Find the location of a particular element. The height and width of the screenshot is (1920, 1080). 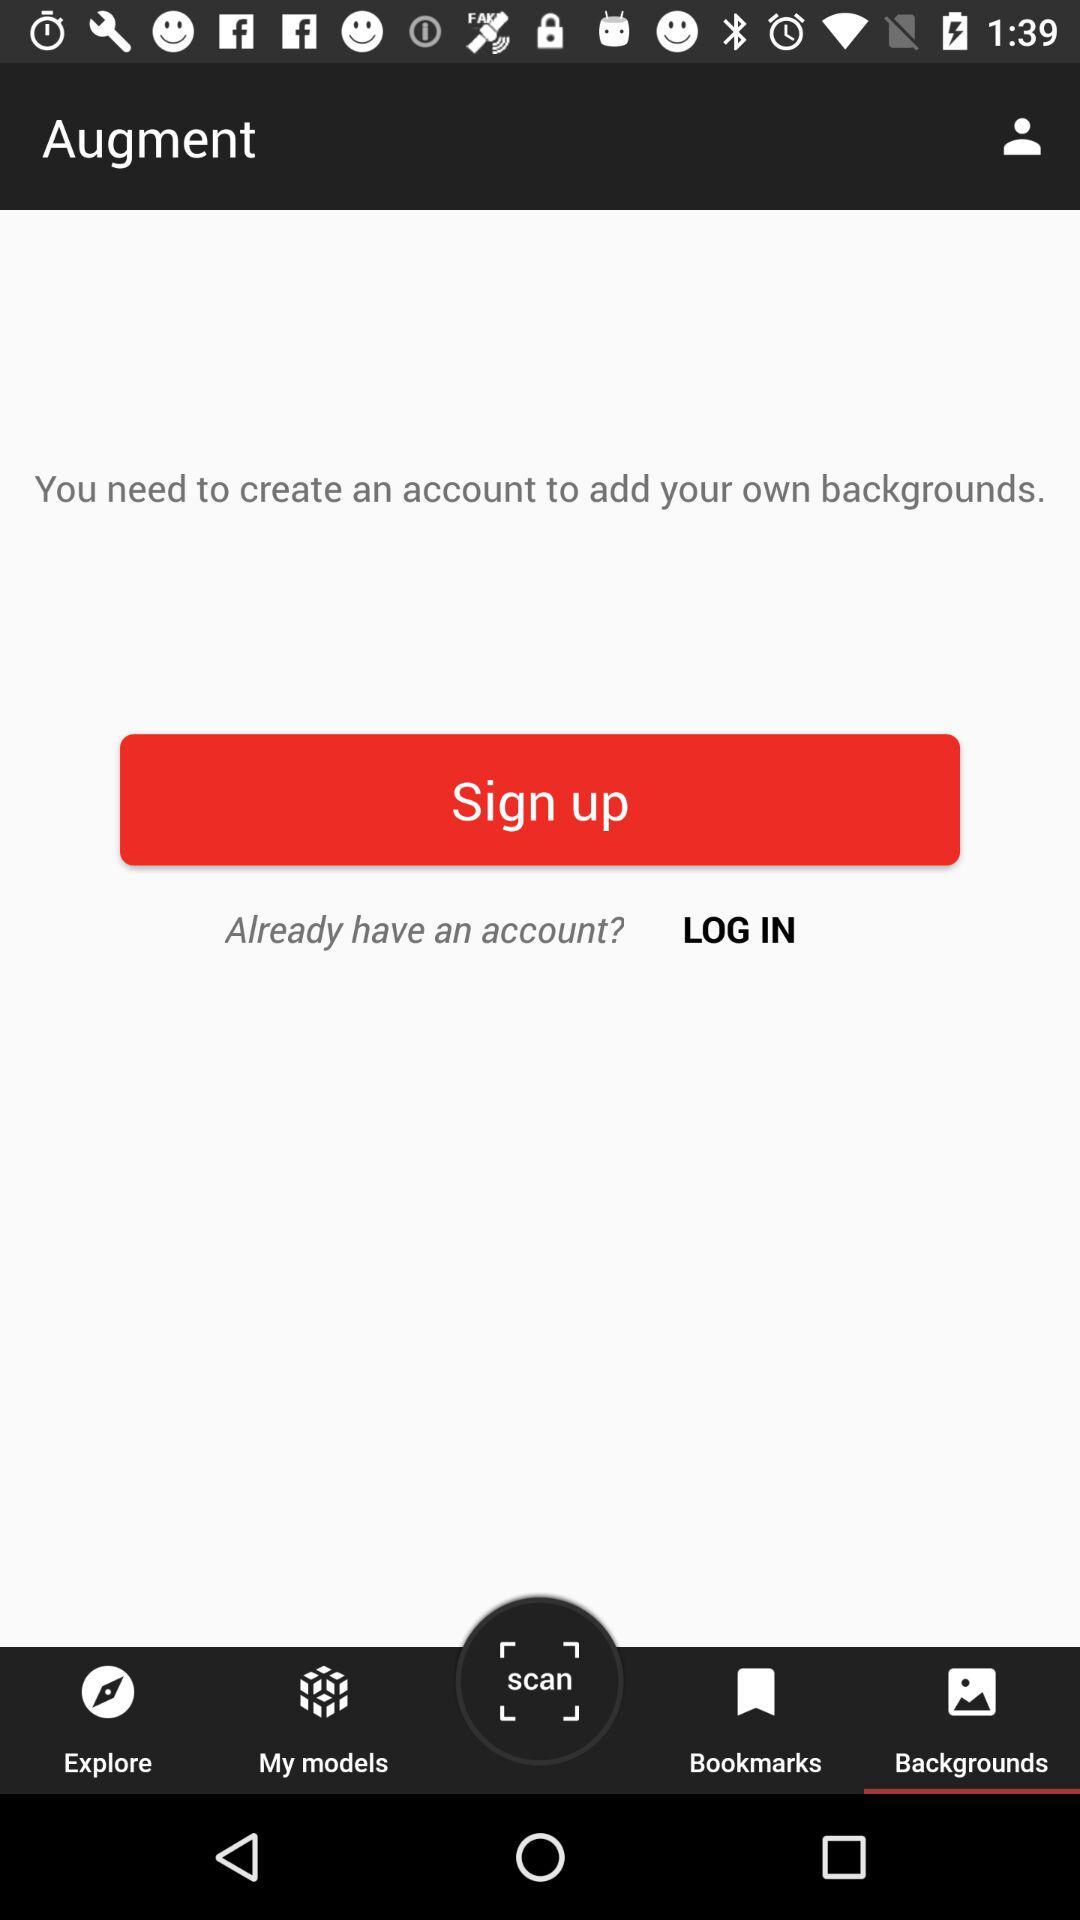

icon on the right is located at coordinates (739, 927).